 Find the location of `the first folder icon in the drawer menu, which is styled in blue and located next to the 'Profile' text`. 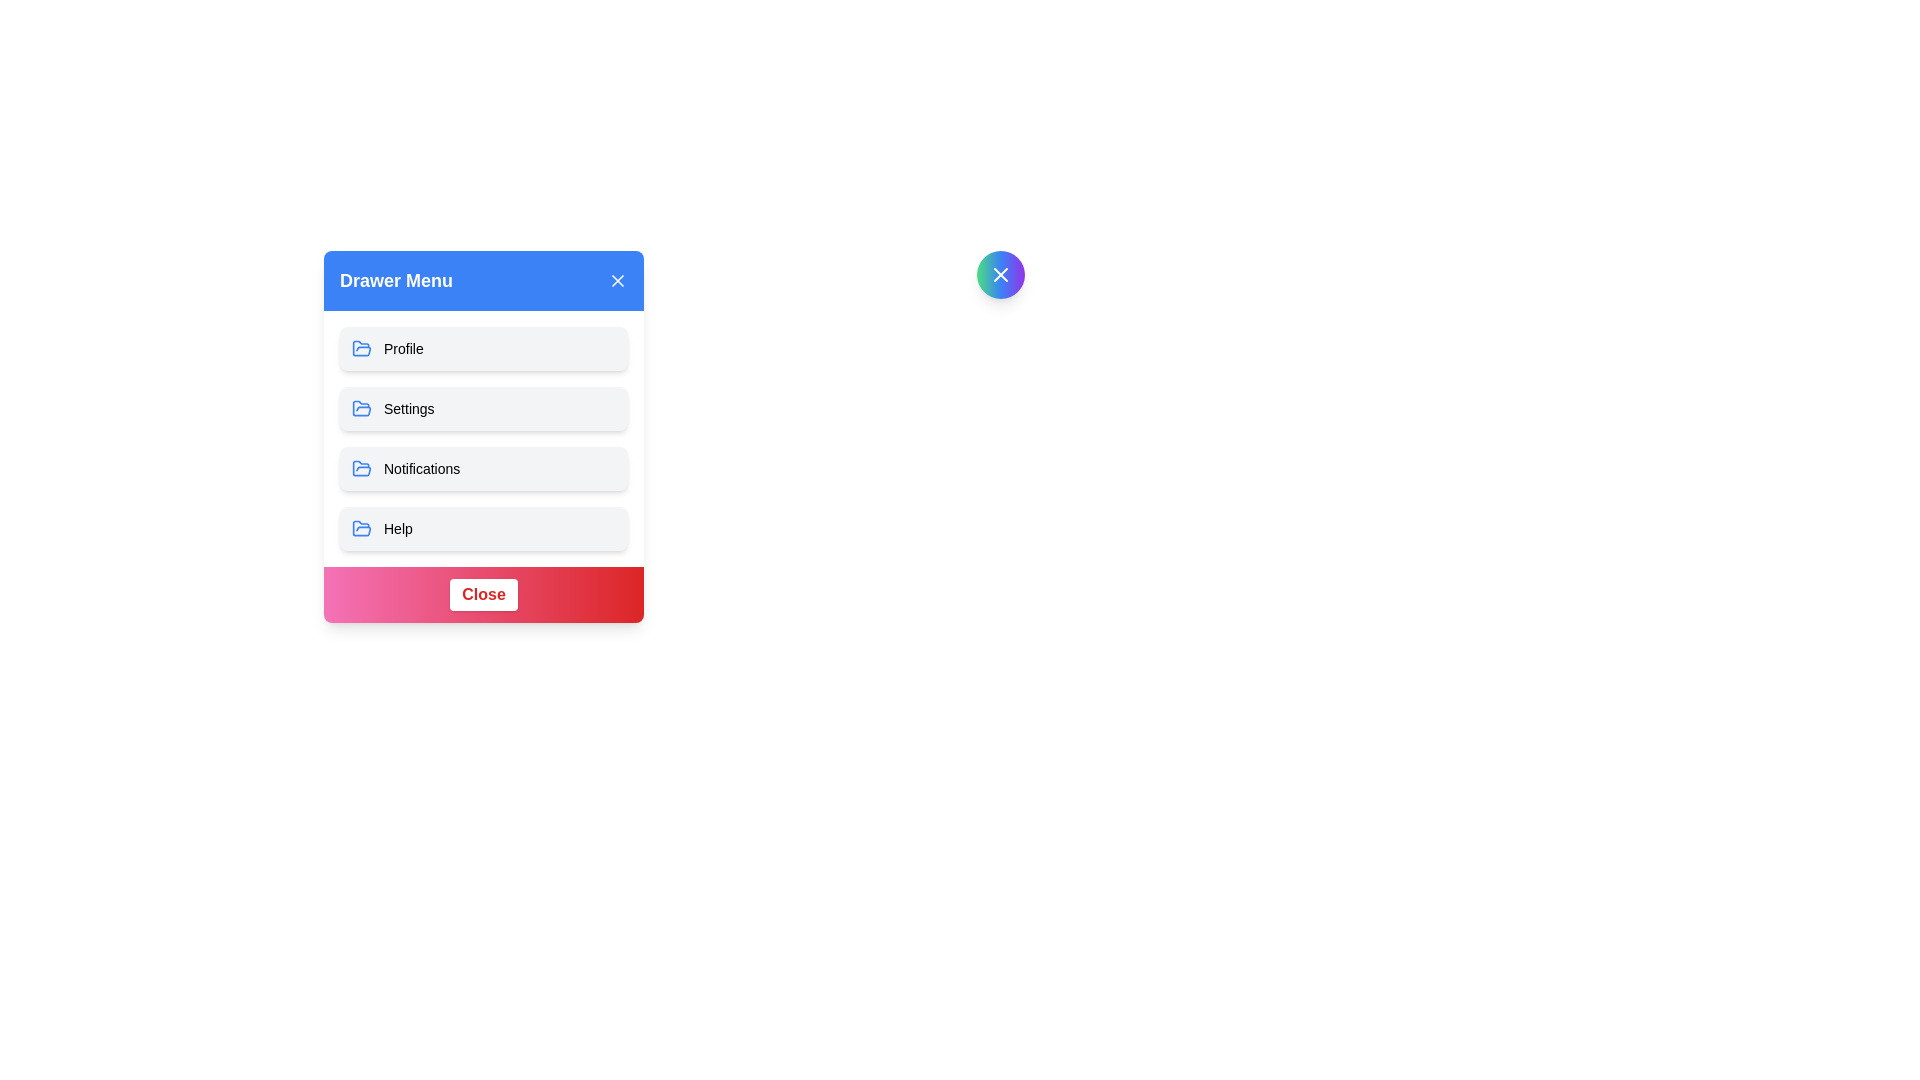

the first folder icon in the drawer menu, which is styled in blue and located next to the 'Profile' text is located at coordinates (361, 407).